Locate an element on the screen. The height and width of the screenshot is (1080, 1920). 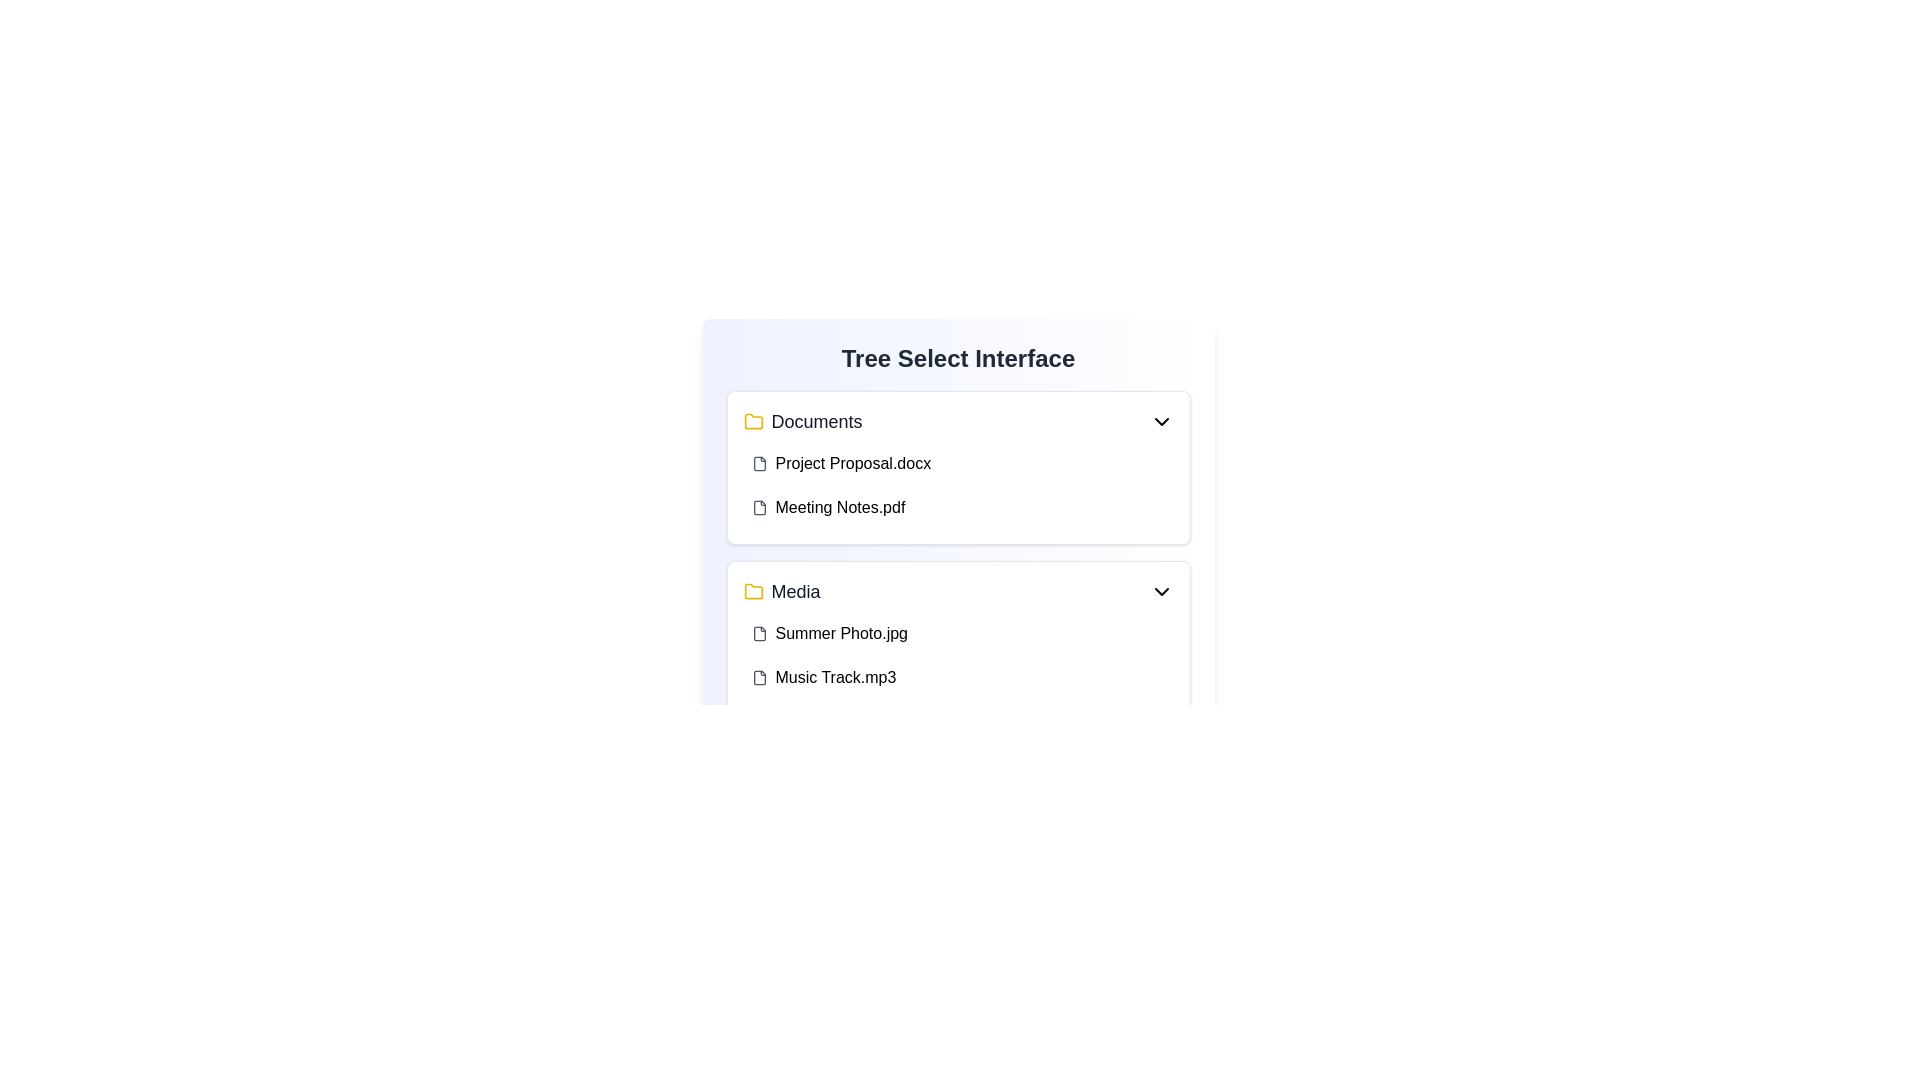
the downward-pointing chevron-shaped icon located in the header labeled 'Documents' is located at coordinates (1161, 420).